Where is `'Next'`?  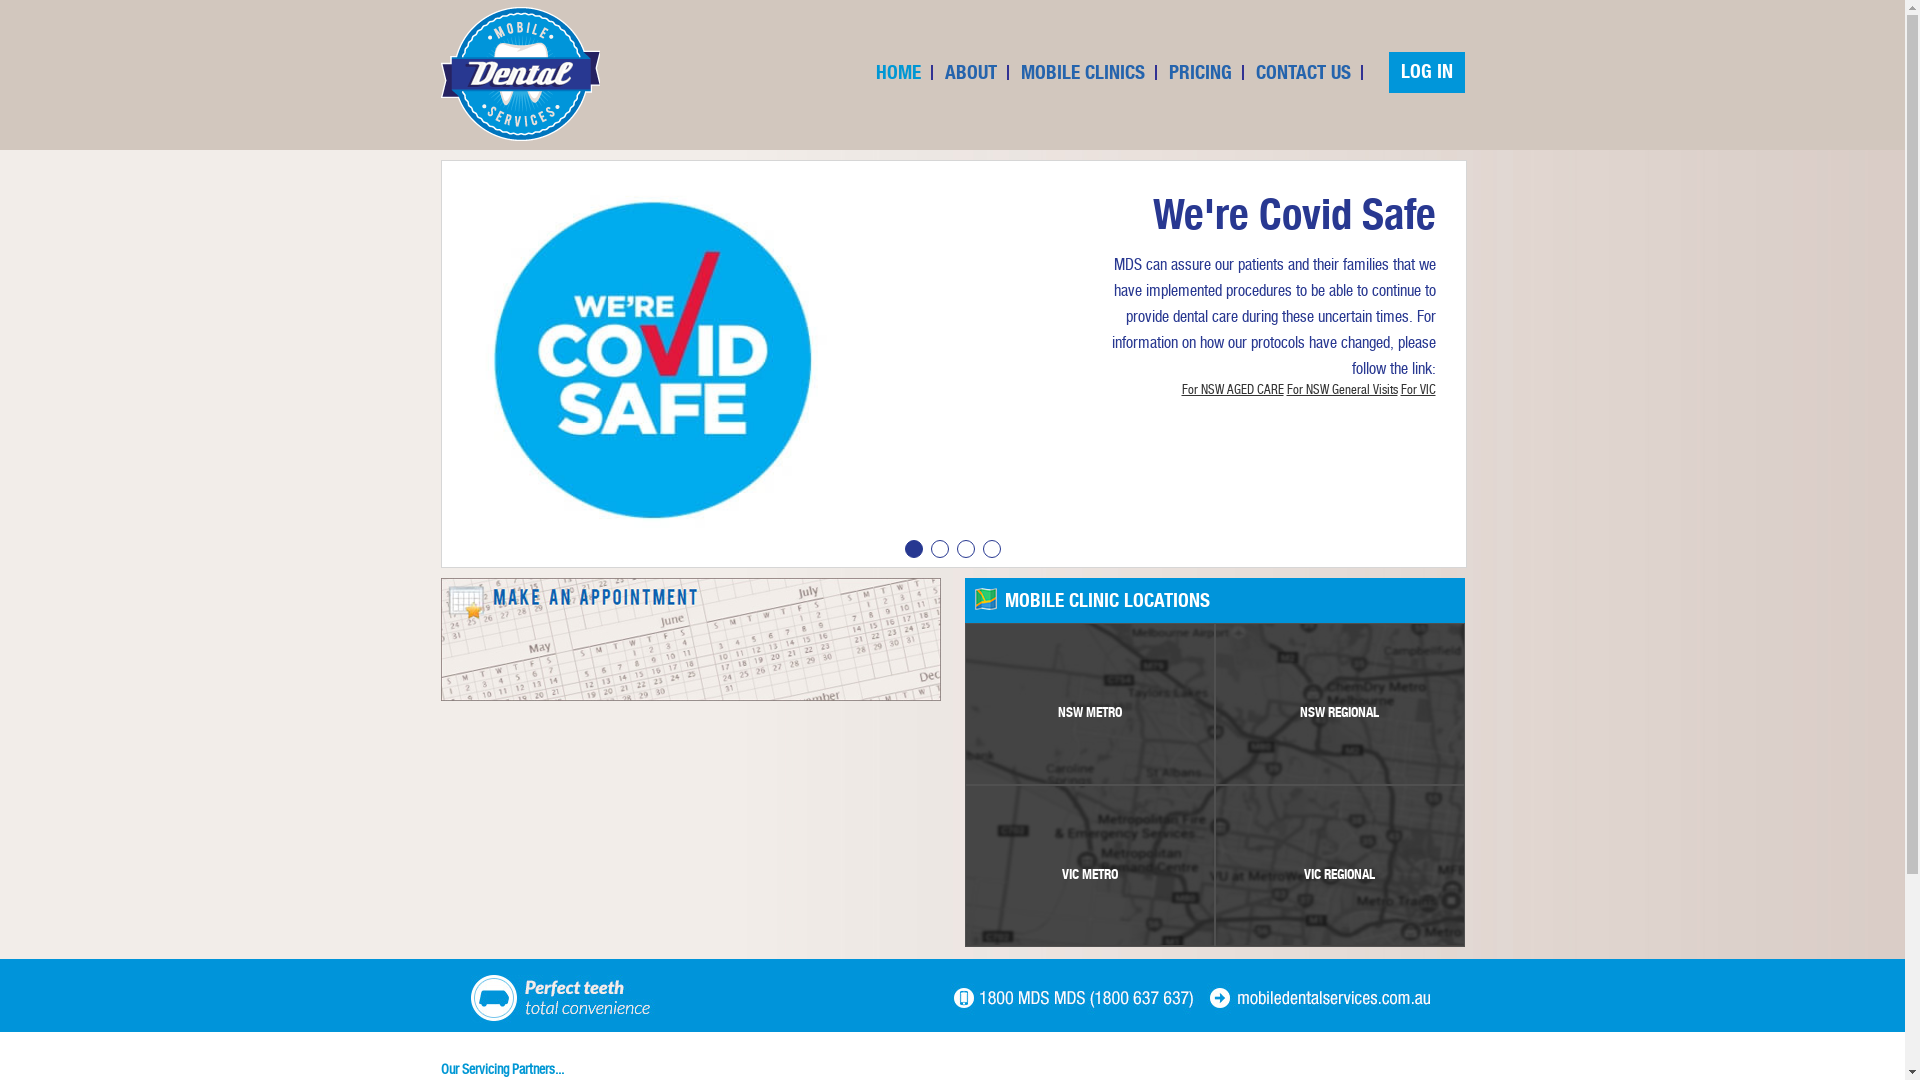
'Next' is located at coordinates (1459, 377).